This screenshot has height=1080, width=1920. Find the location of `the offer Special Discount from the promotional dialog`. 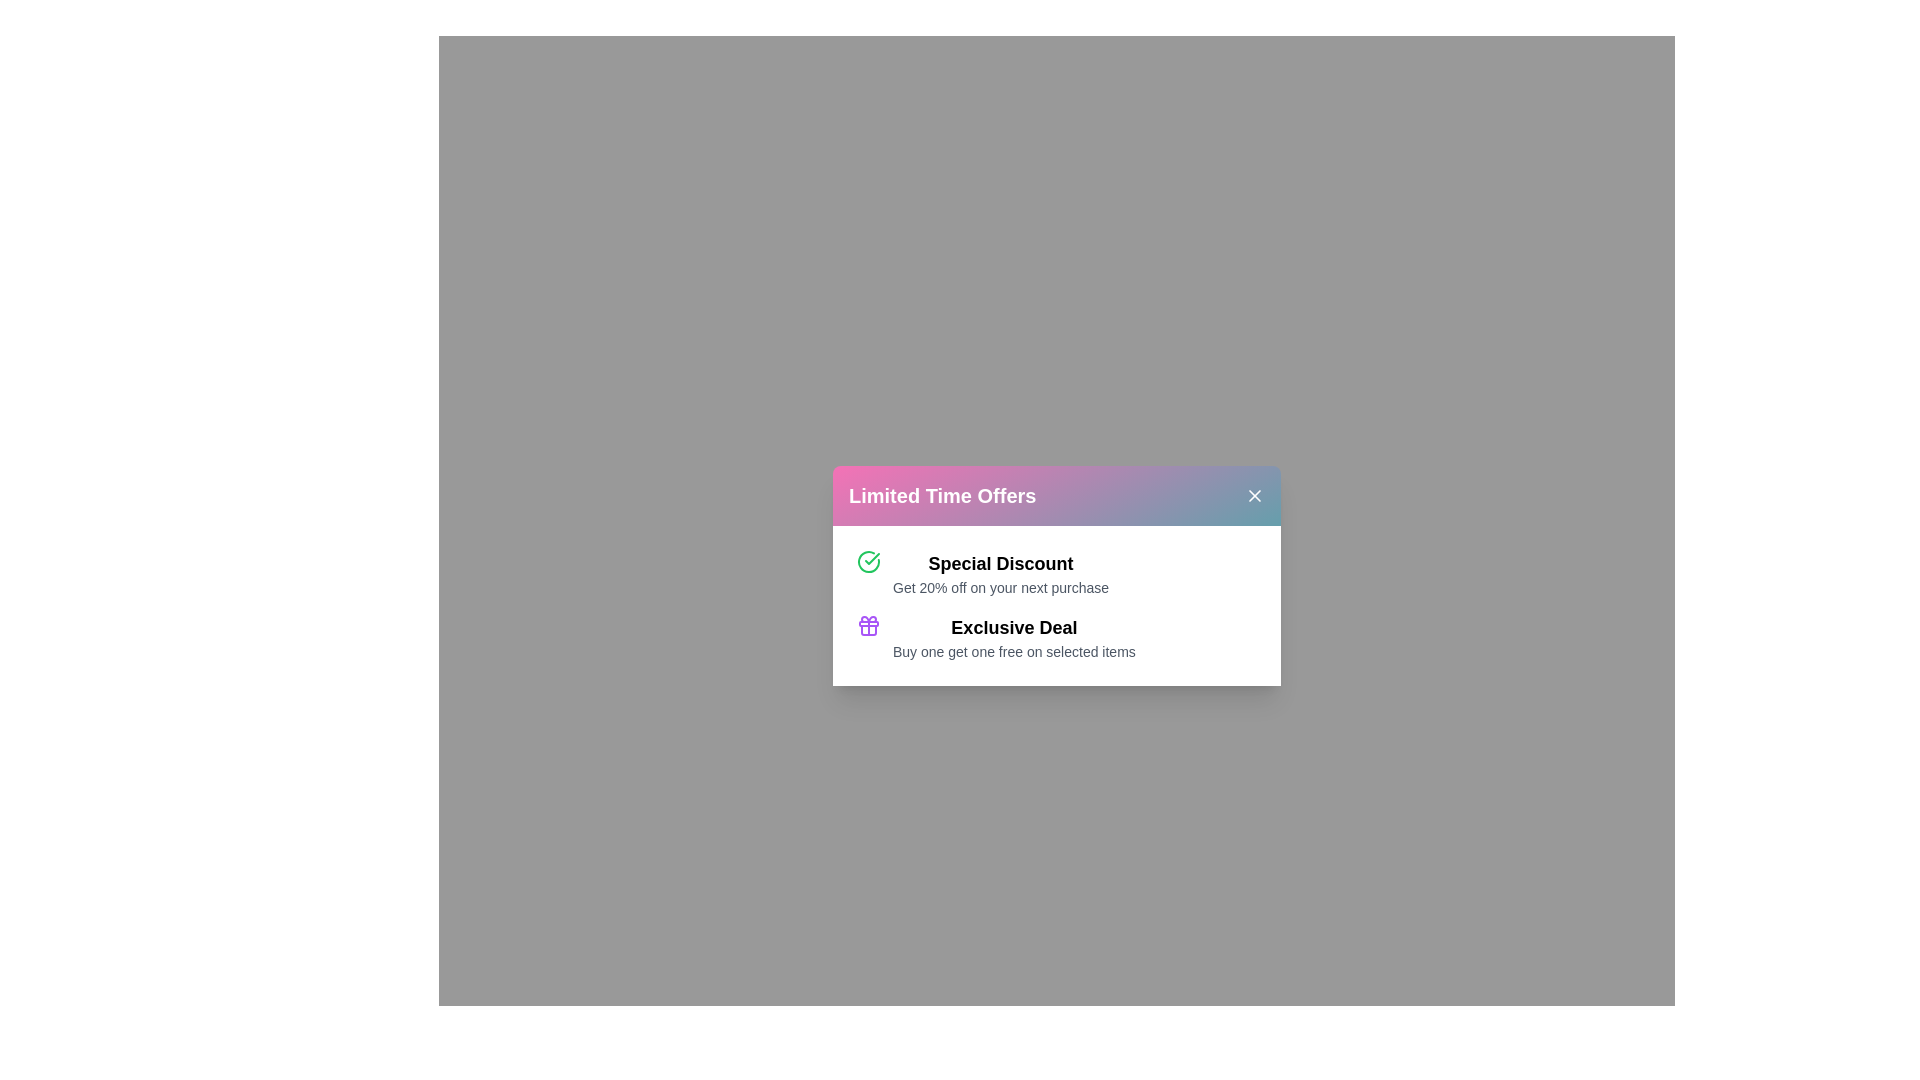

the offer Special Discount from the promotional dialog is located at coordinates (1001, 563).